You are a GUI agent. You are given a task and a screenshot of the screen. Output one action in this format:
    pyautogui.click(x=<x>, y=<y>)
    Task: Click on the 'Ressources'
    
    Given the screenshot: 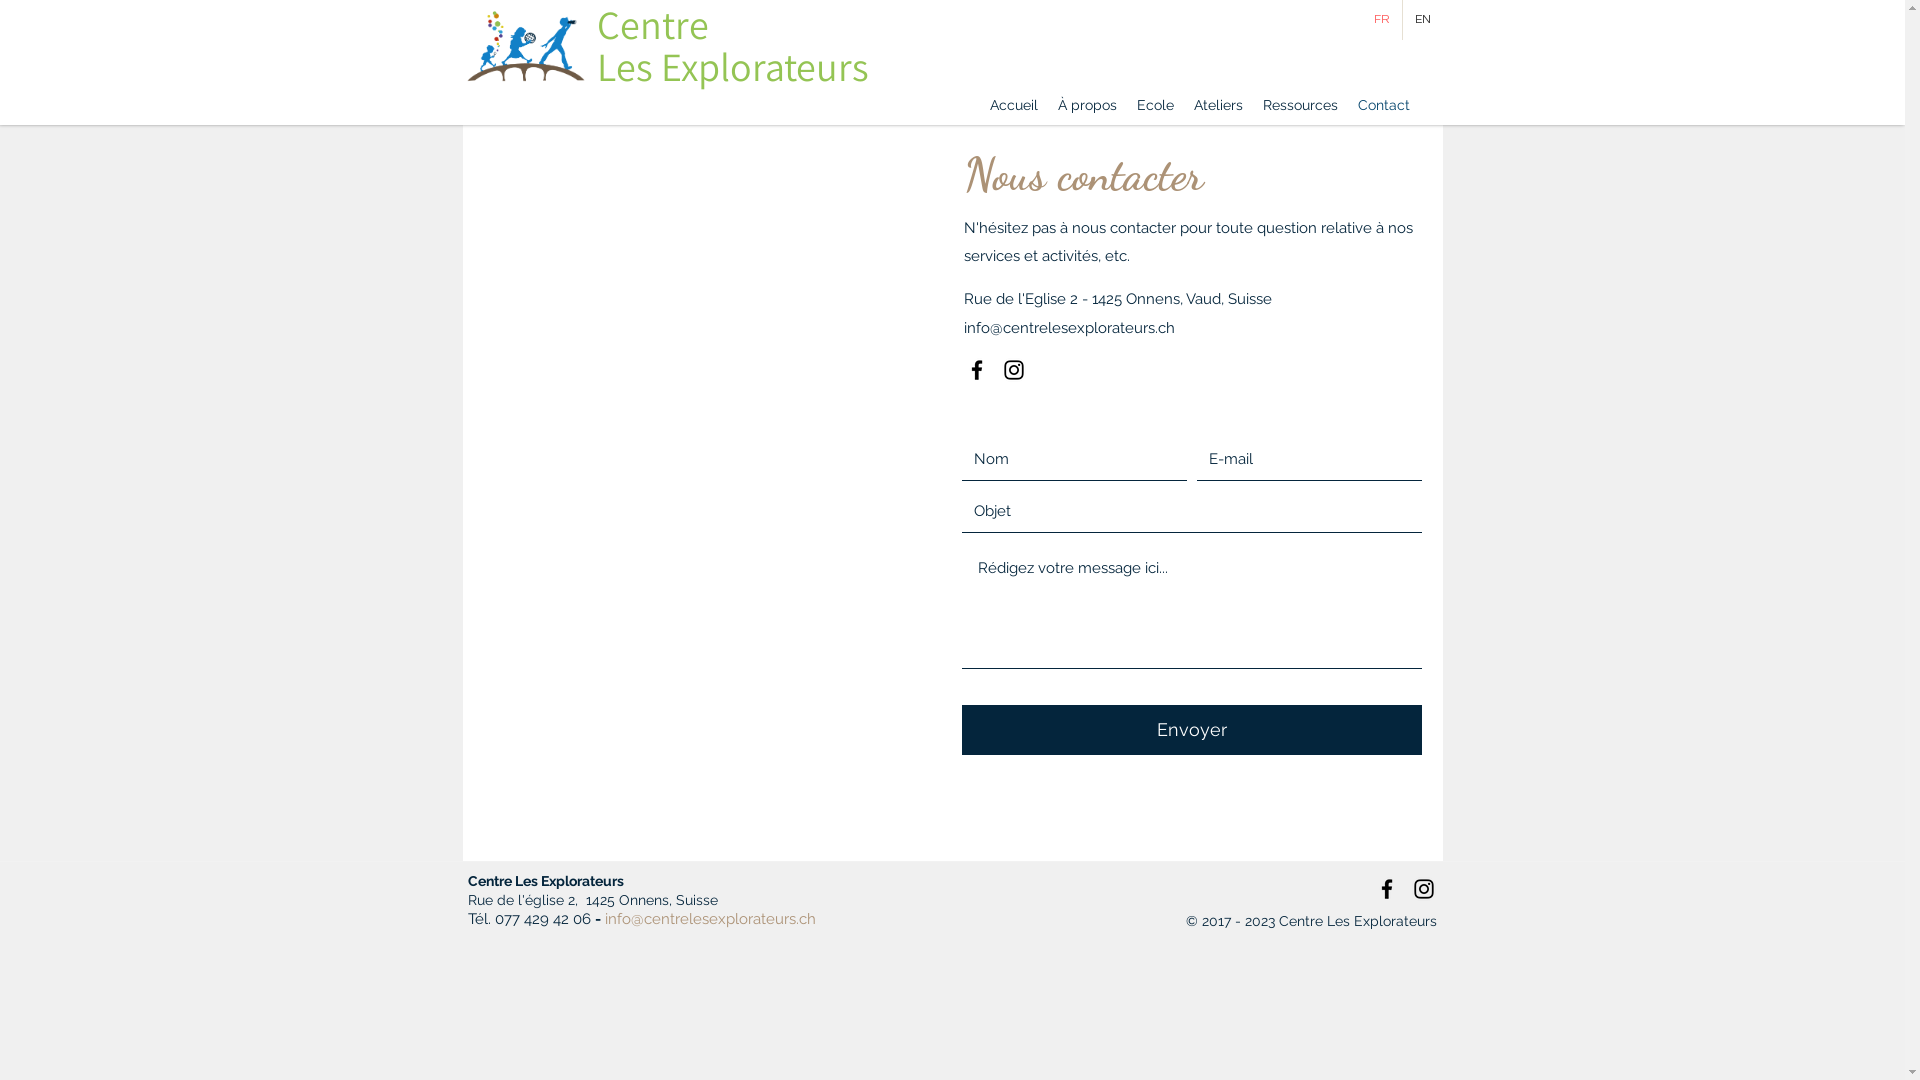 What is the action you would take?
    pyautogui.click(x=1251, y=104)
    